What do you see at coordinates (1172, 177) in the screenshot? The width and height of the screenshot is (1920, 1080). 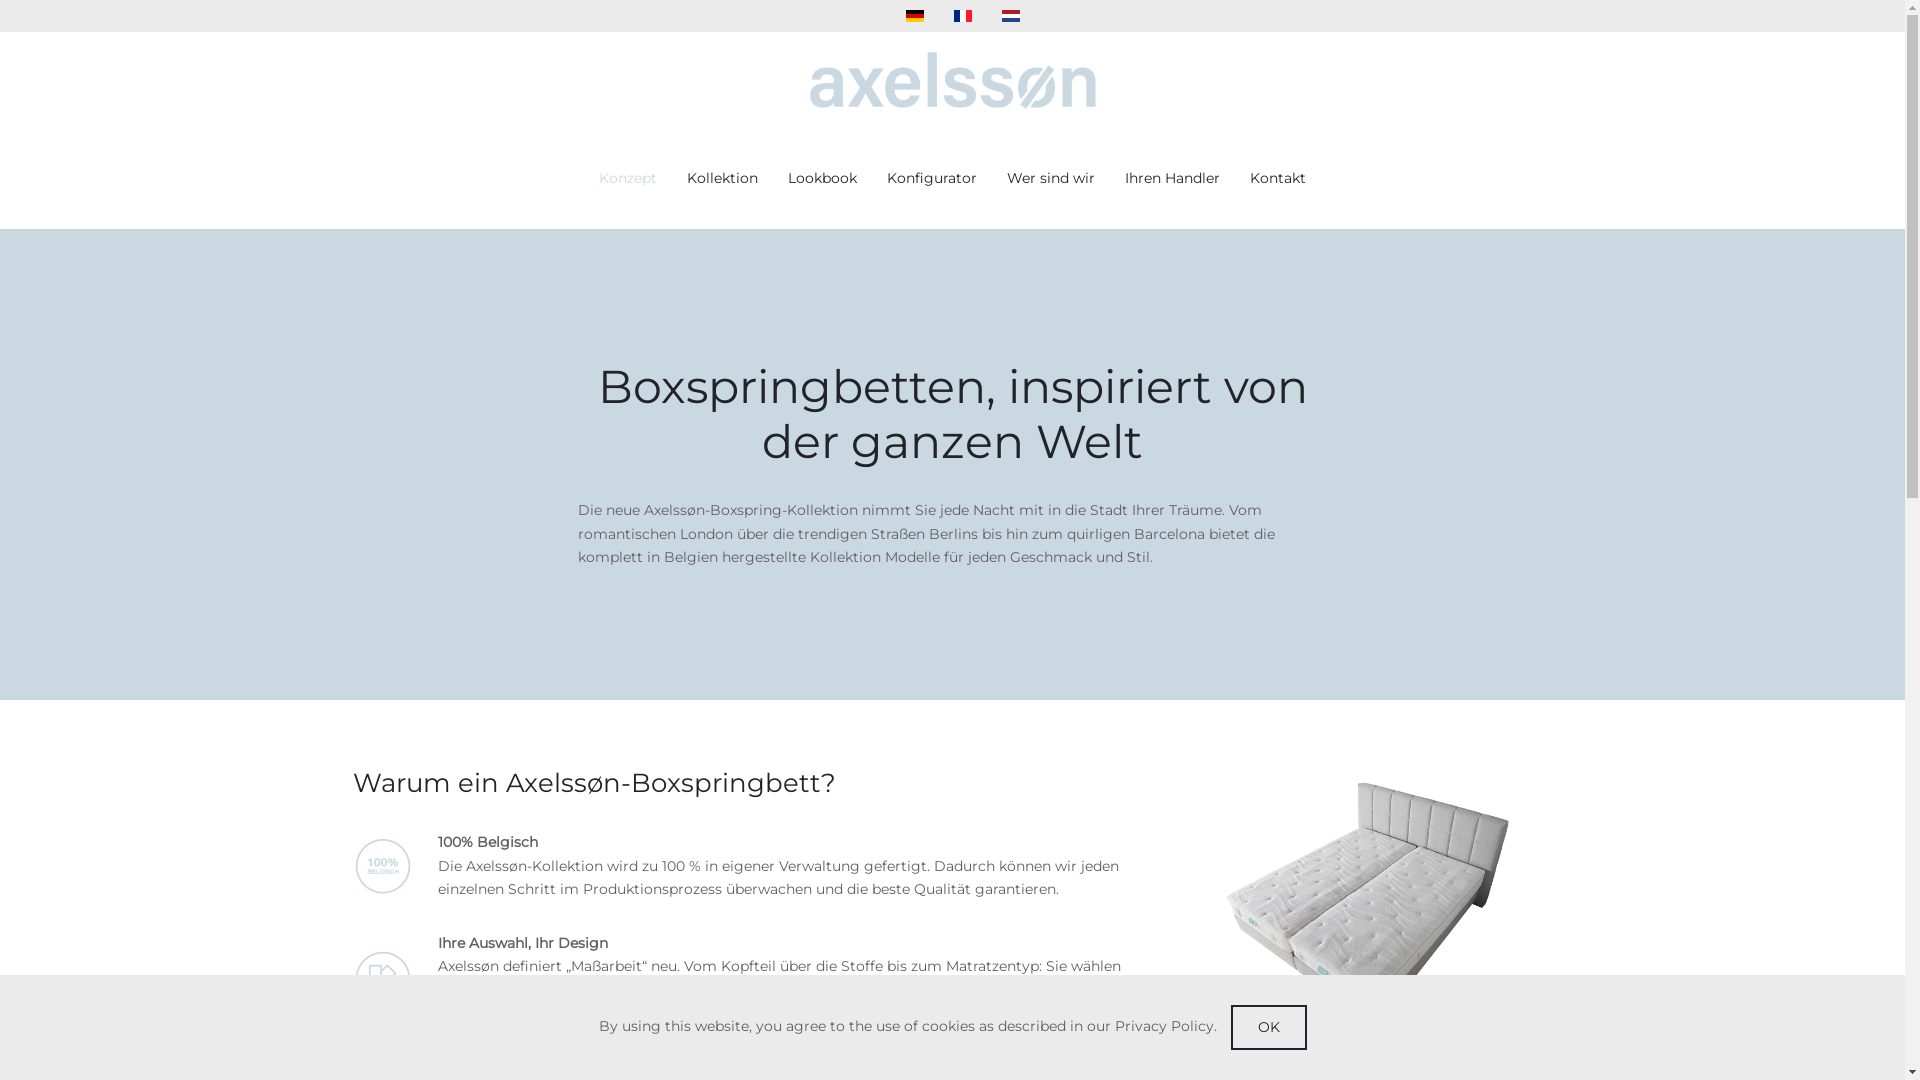 I see `'Ihren Handler'` at bounding box center [1172, 177].